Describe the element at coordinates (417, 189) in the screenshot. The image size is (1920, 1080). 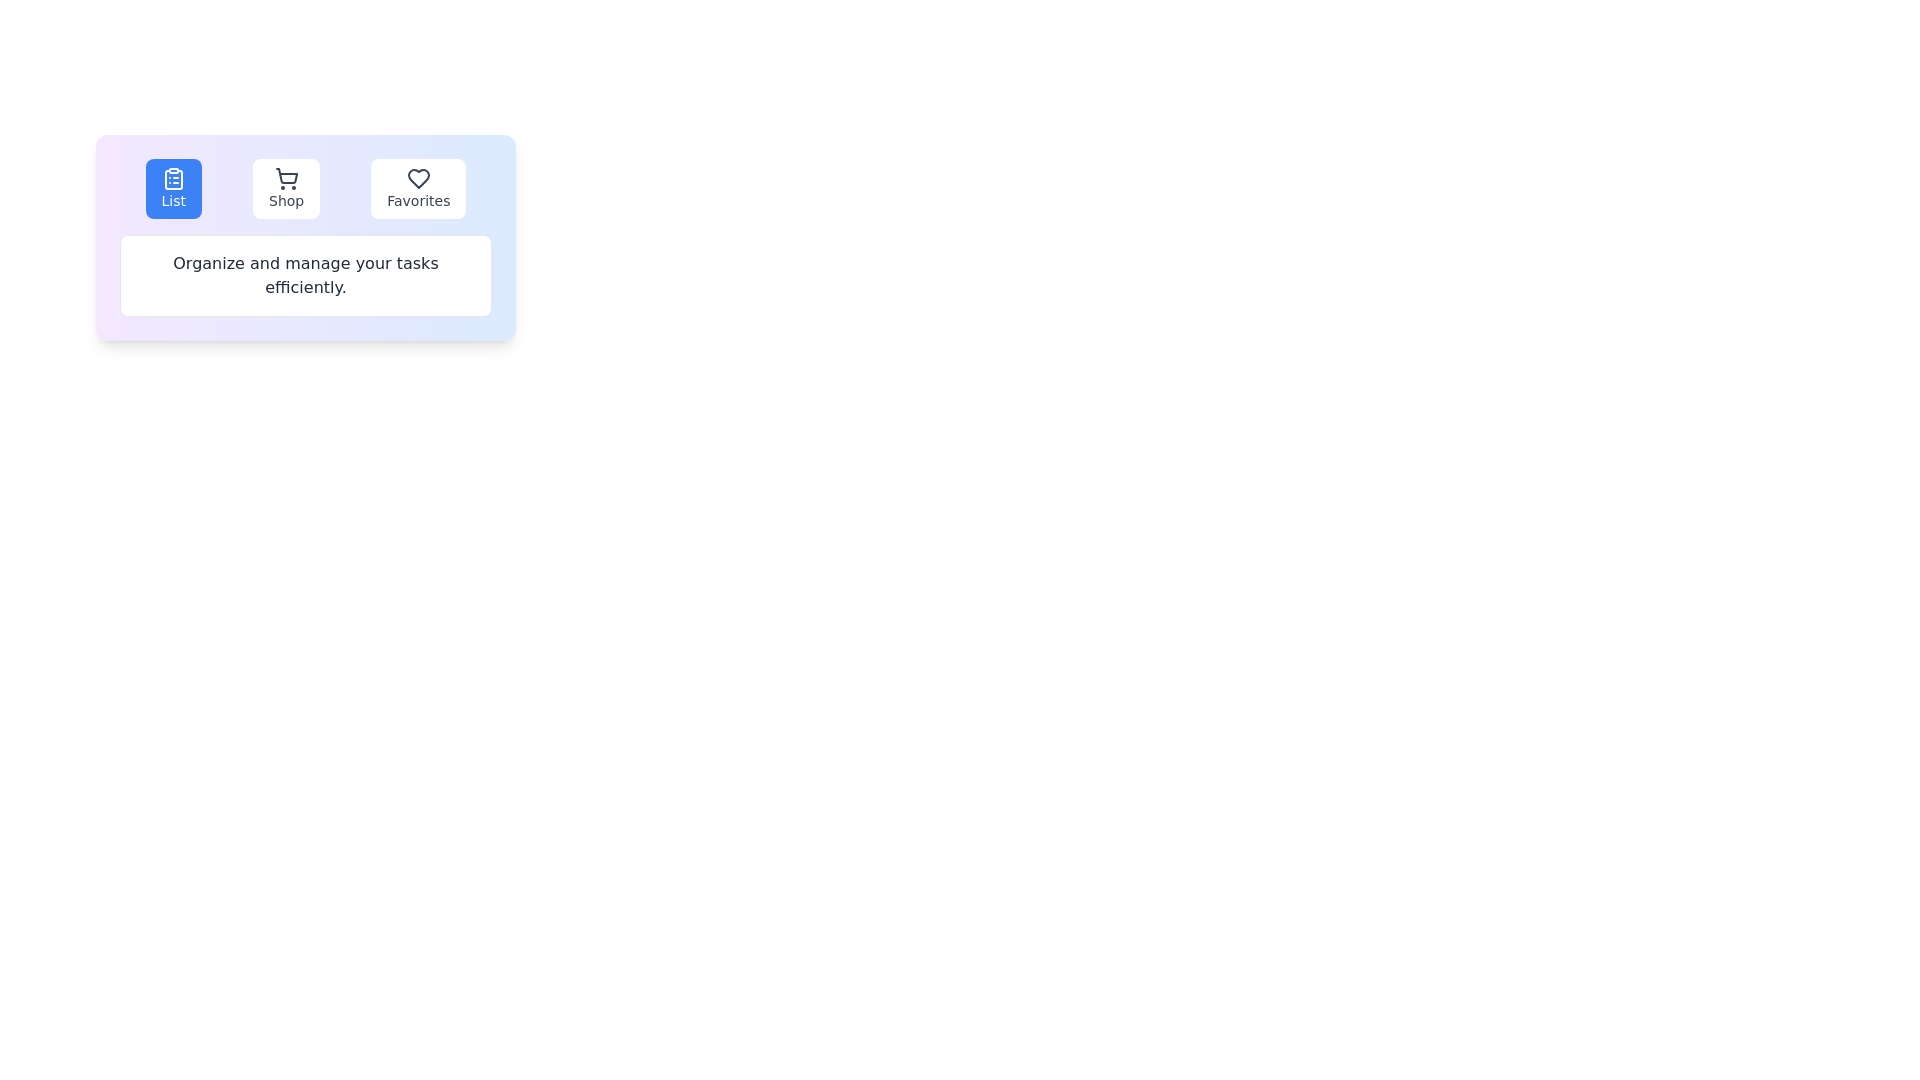
I see `the tab labeled Favorites to view its content` at that location.